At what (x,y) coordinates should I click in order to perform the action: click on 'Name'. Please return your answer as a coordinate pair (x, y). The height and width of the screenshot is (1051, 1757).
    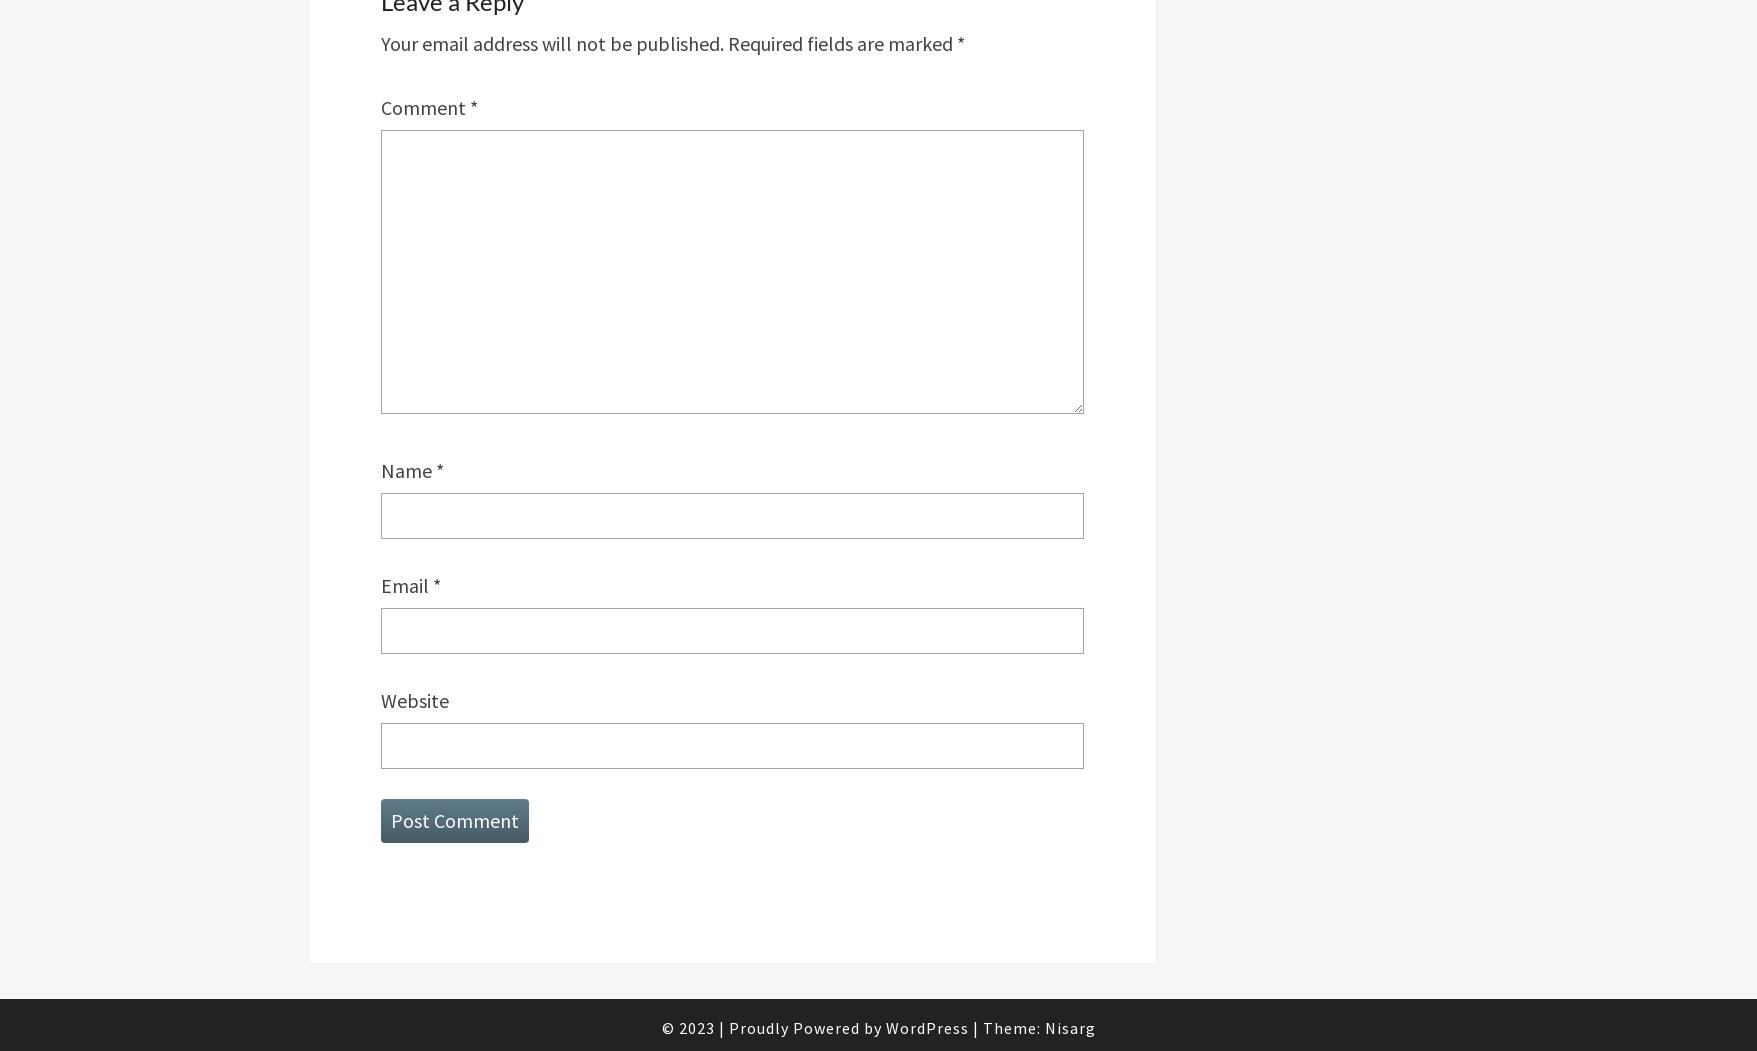
    Looking at the image, I should click on (406, 468).